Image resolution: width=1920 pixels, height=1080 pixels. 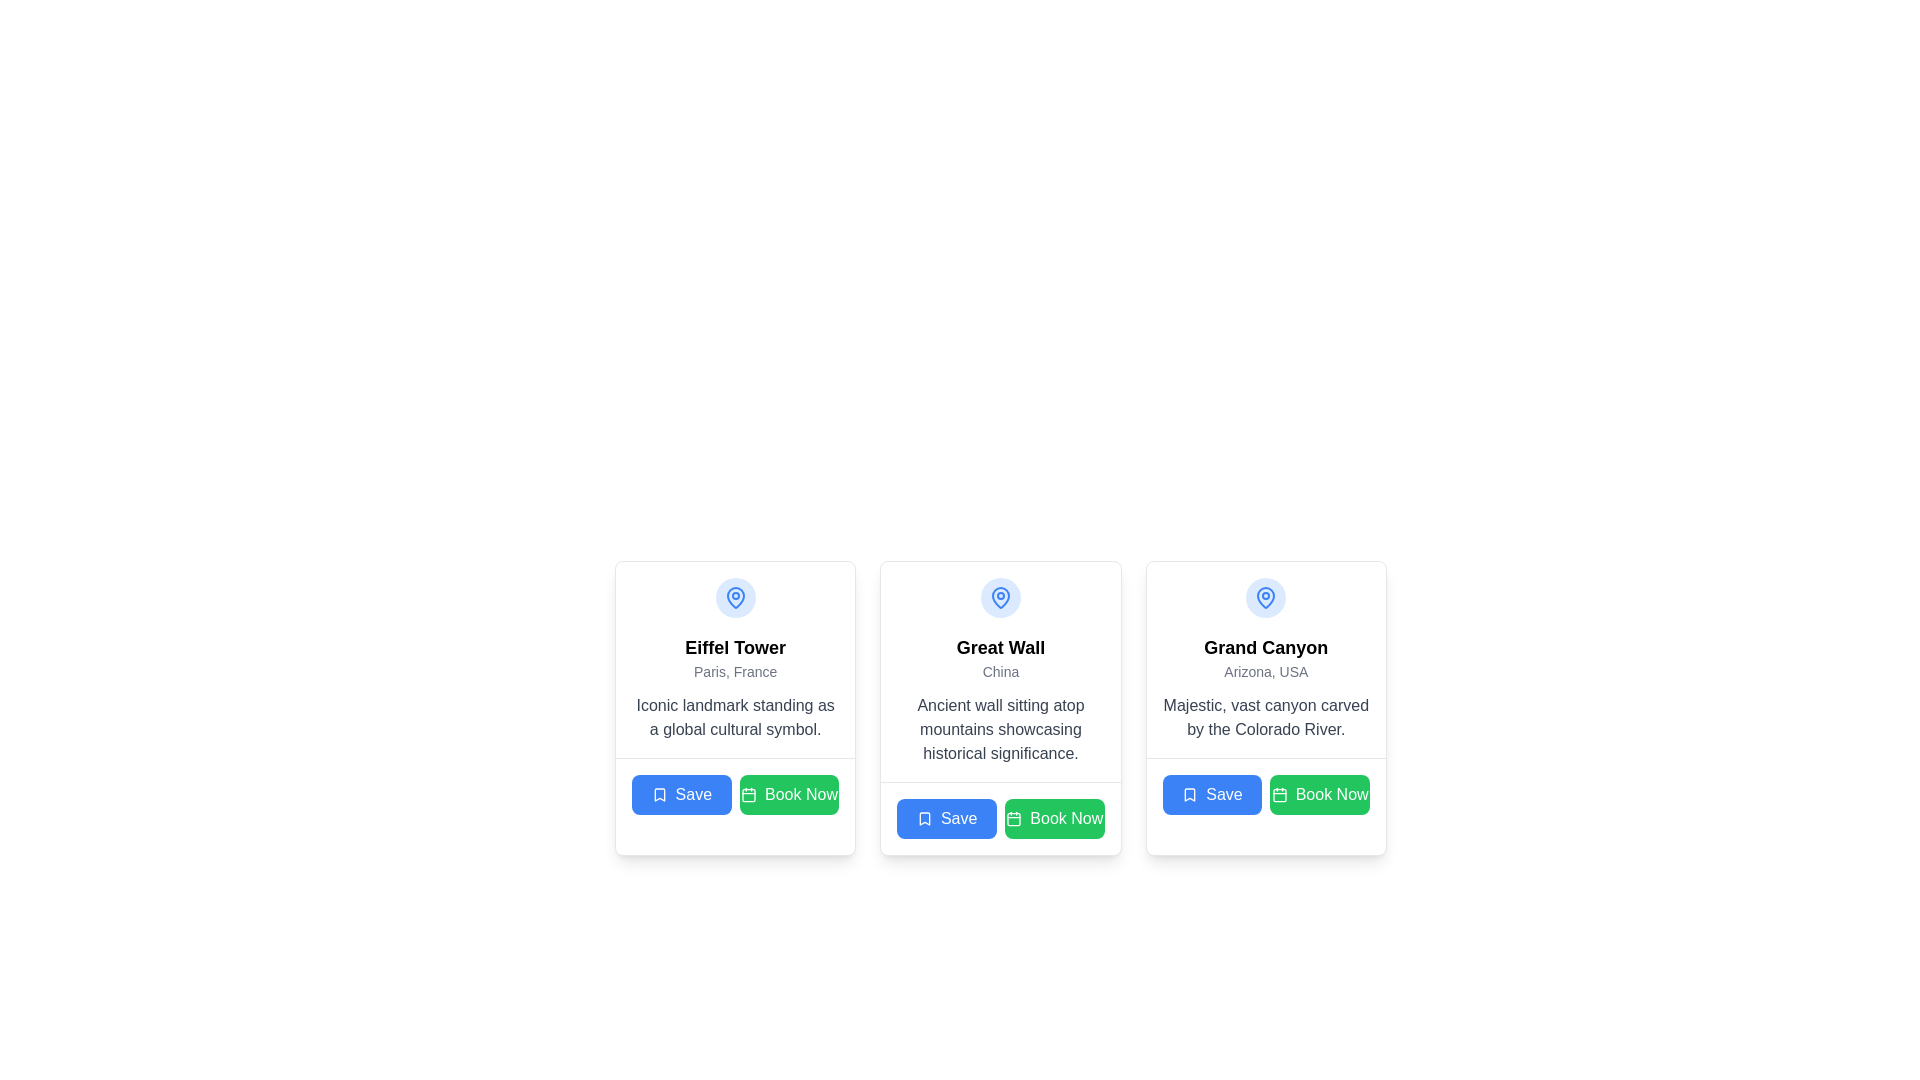 I want to click on the map pin icon with a blue outline on a light blue circular background located at the top center of the 'Grand Canyon' card, directly above the title, so click(x=1265, y=596).